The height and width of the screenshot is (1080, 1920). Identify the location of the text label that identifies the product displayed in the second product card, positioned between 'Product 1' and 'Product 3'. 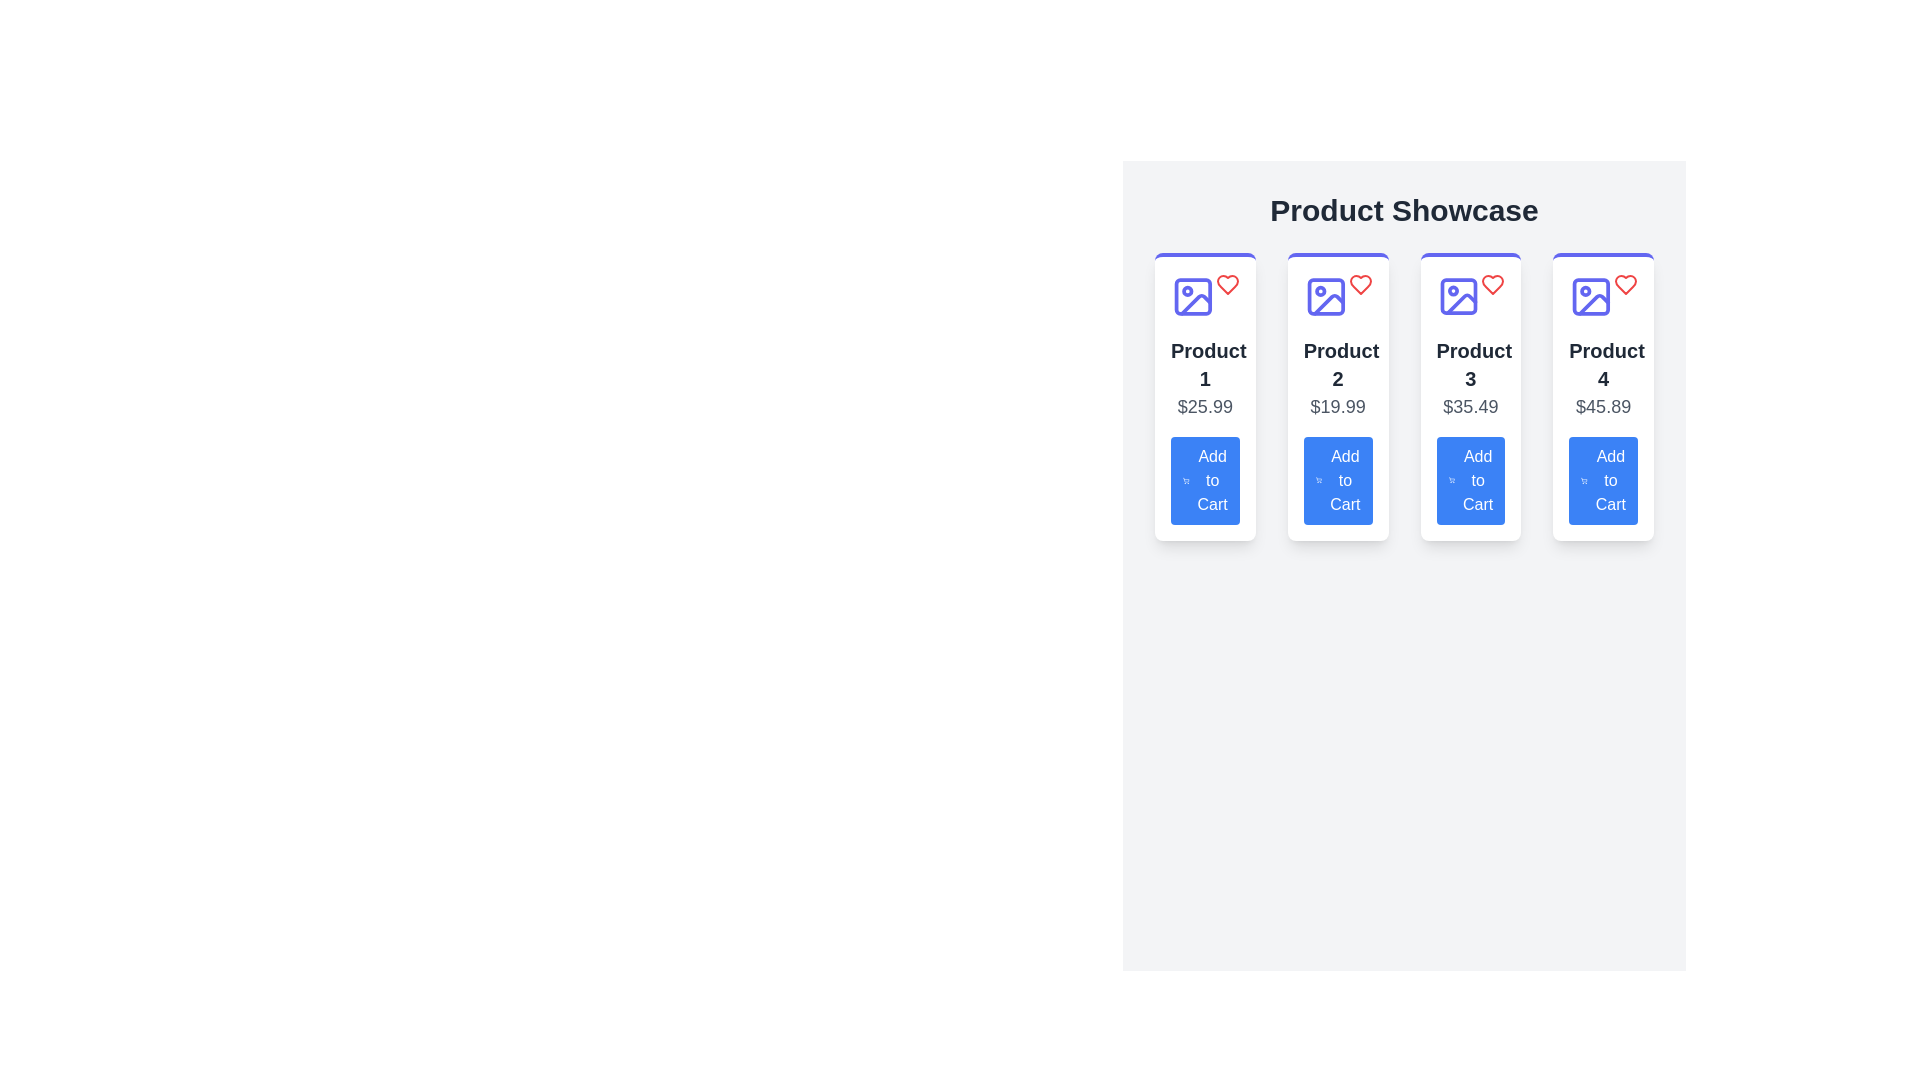
(1338, 365).